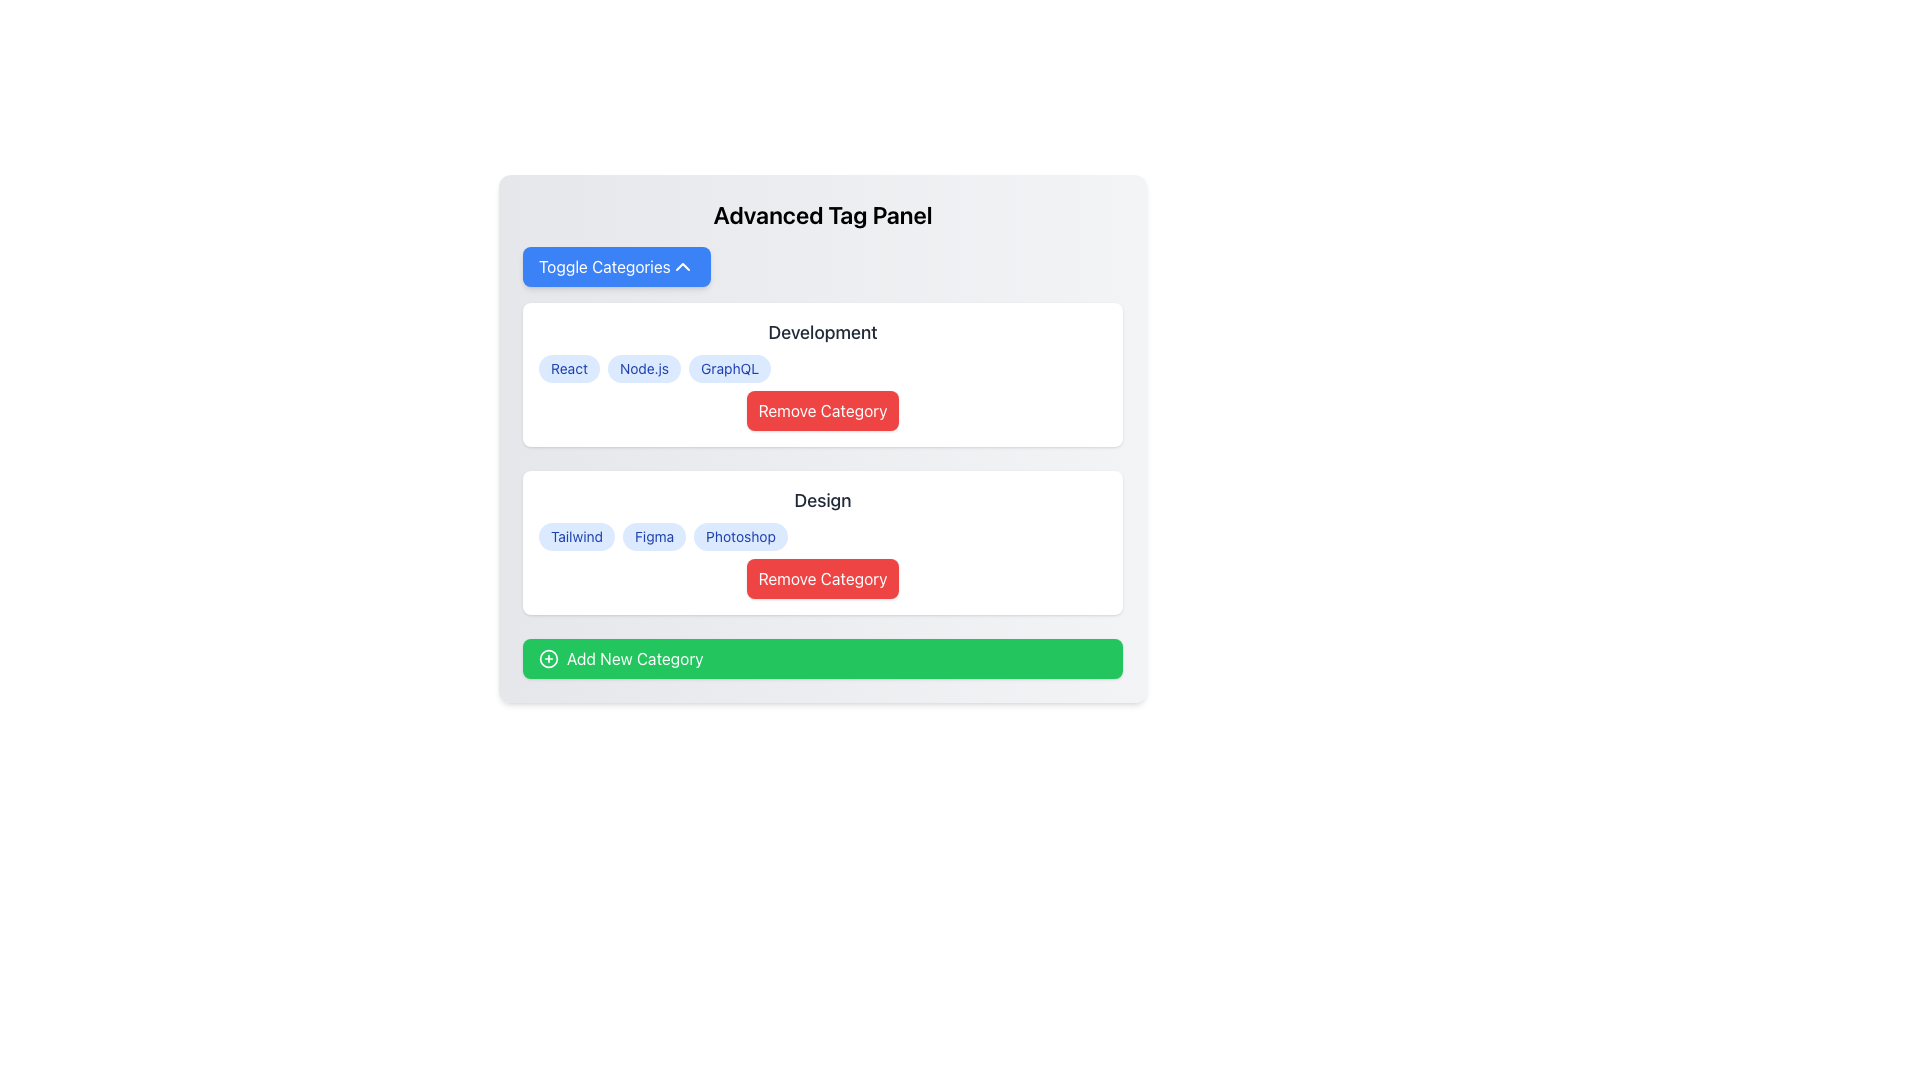 The width and height of the screenshot is (1920, 1080). Describe the element at coordinates (548, 659) in the screenshot. I see `the decorative SVG Circle that enhances the appearance of the green add-category button located in the footer action section` at that location.